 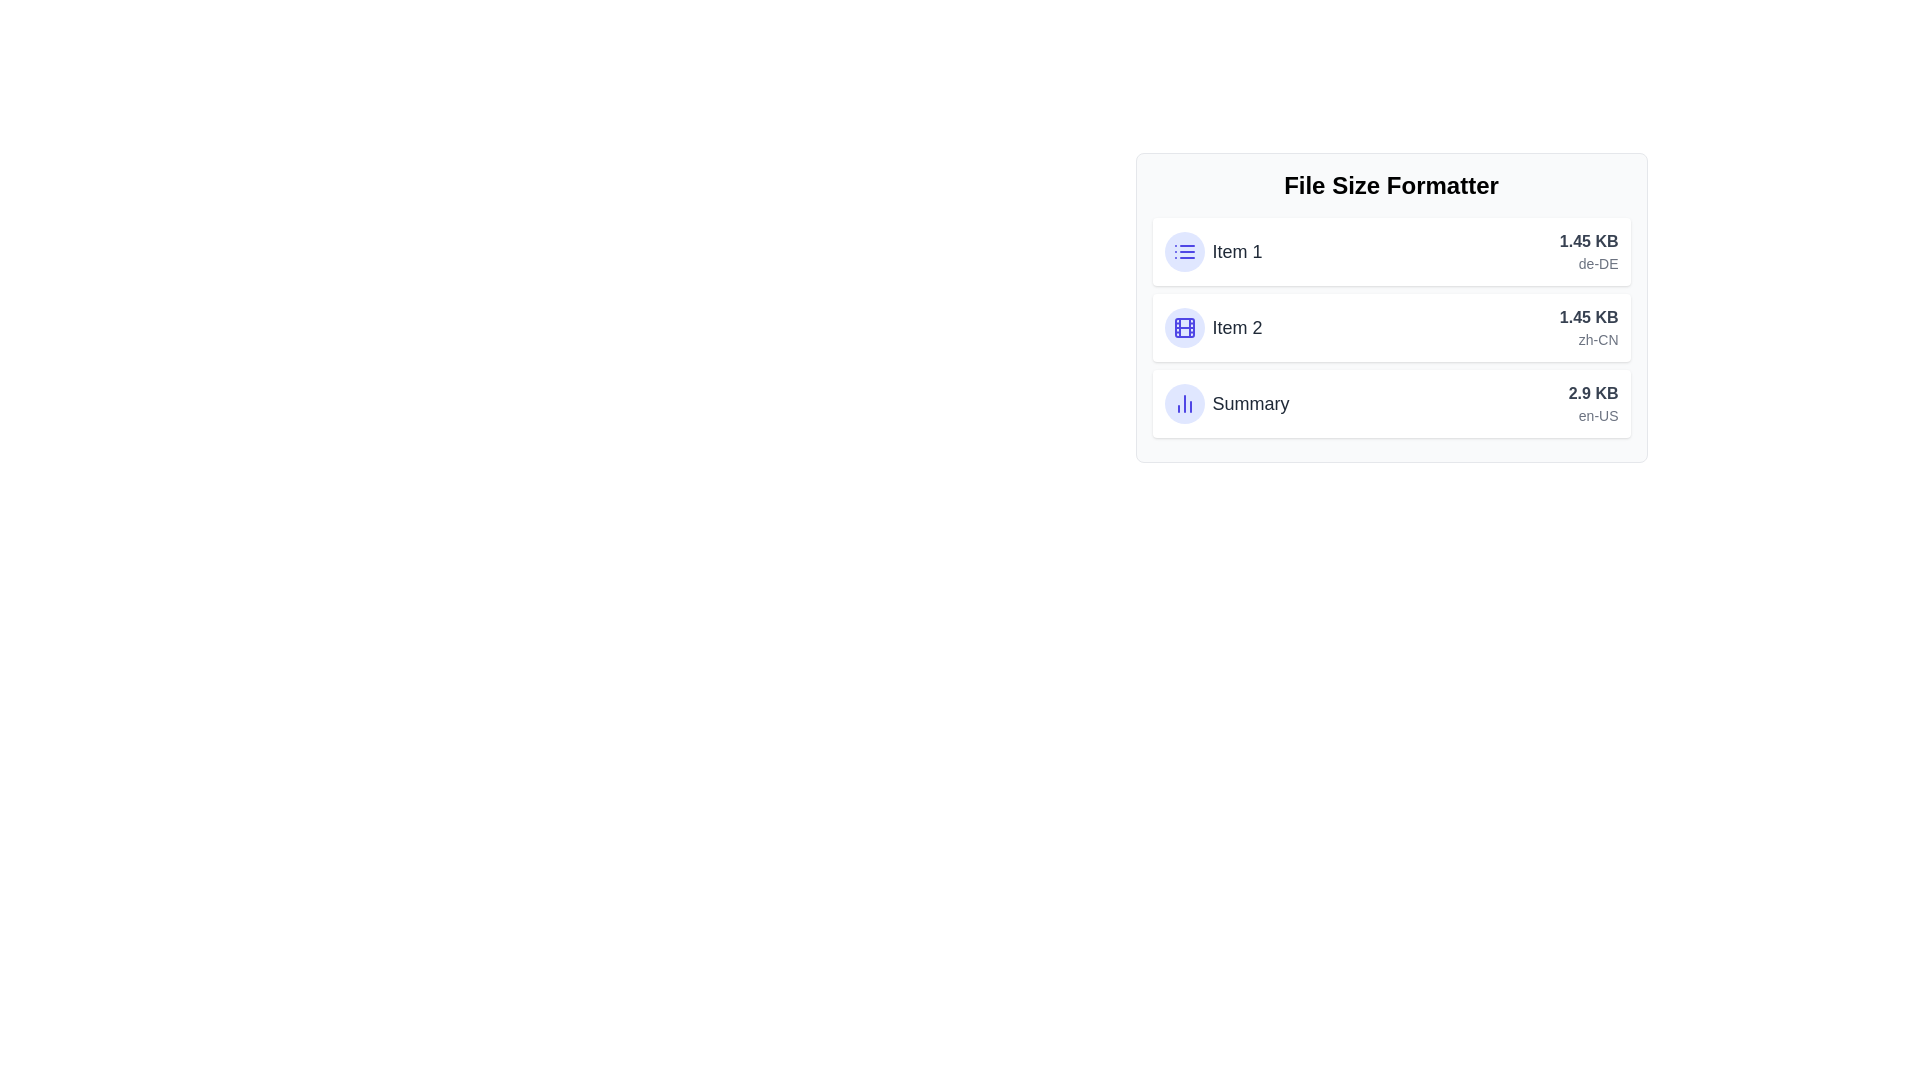 I want to click on the vertical bar chart icon with thin indigo lines located at the center of a circular button in the bottom-right section of the 'File Size Formatter' panel, next to the 'Summary' text, so click(x=1184, y=404).